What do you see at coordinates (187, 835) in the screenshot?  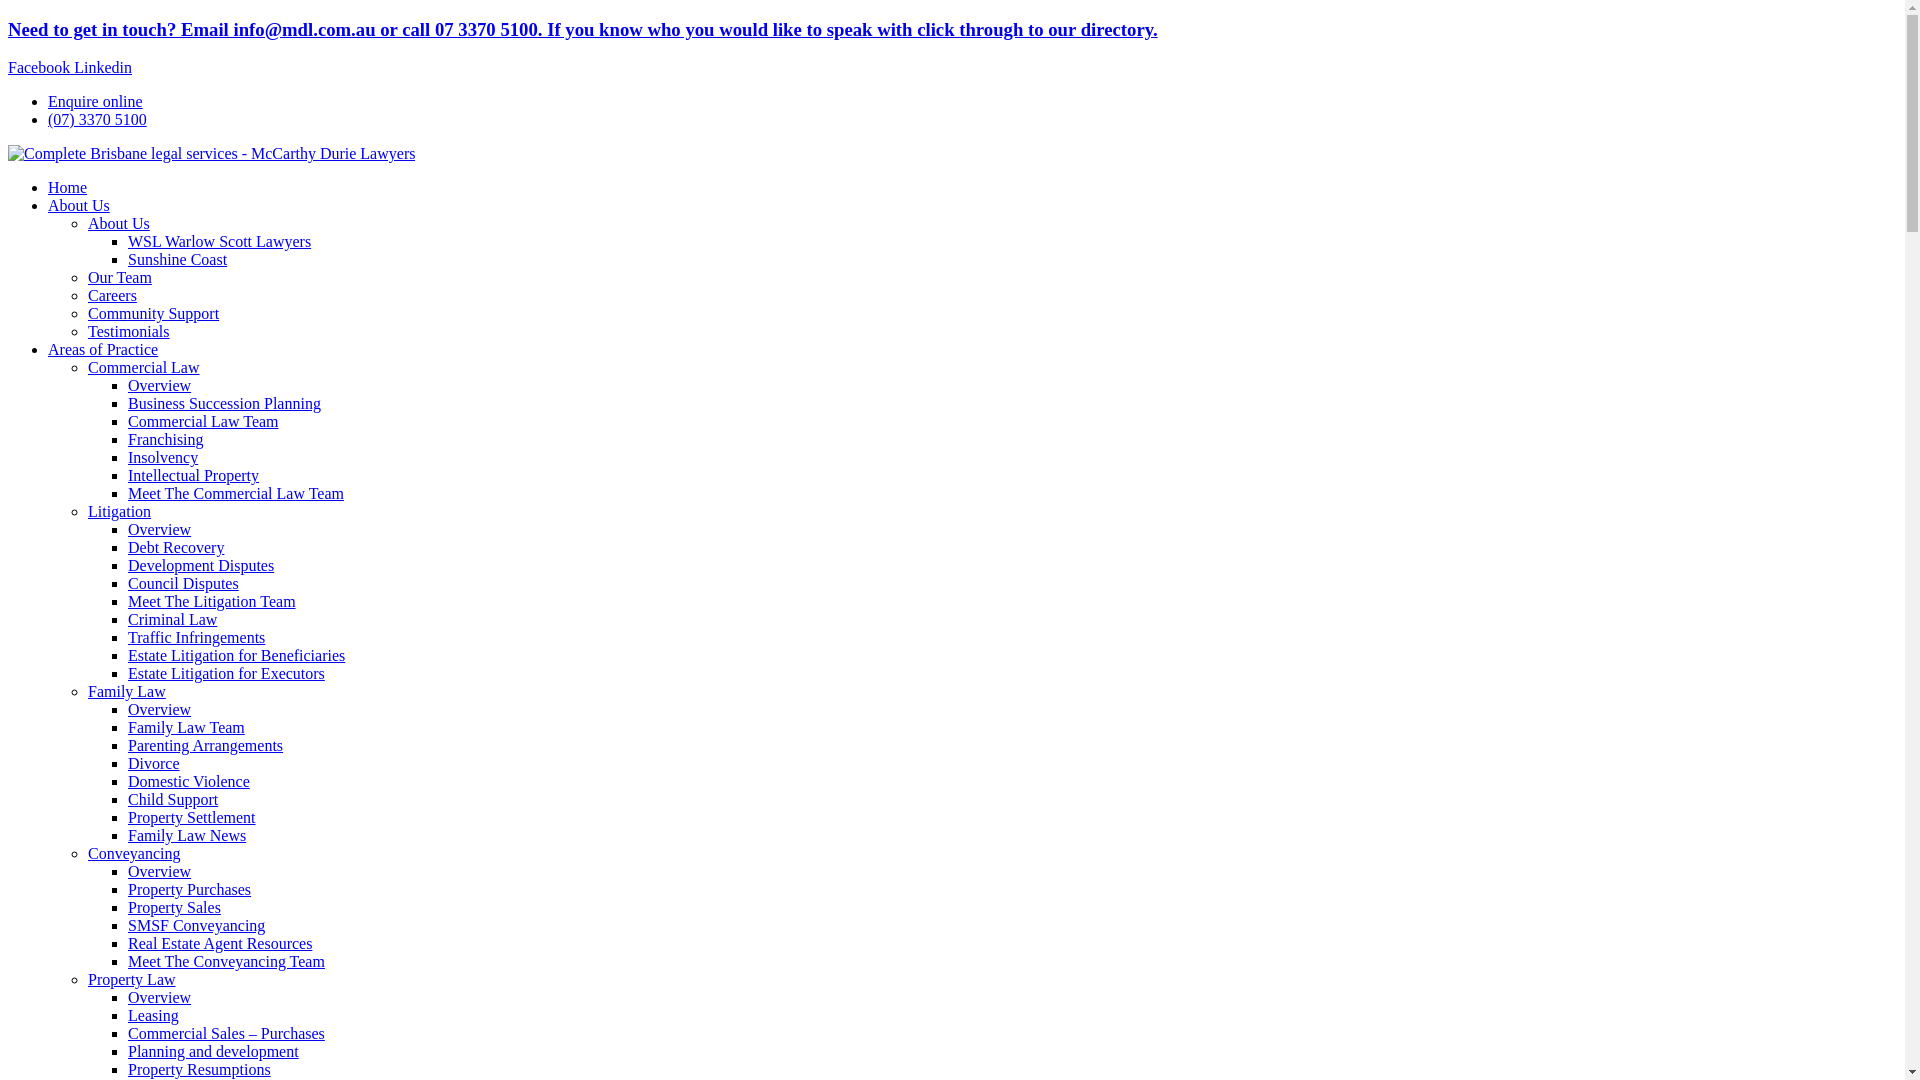 I see `'Family Law News'` at bounding box center [187, 835].